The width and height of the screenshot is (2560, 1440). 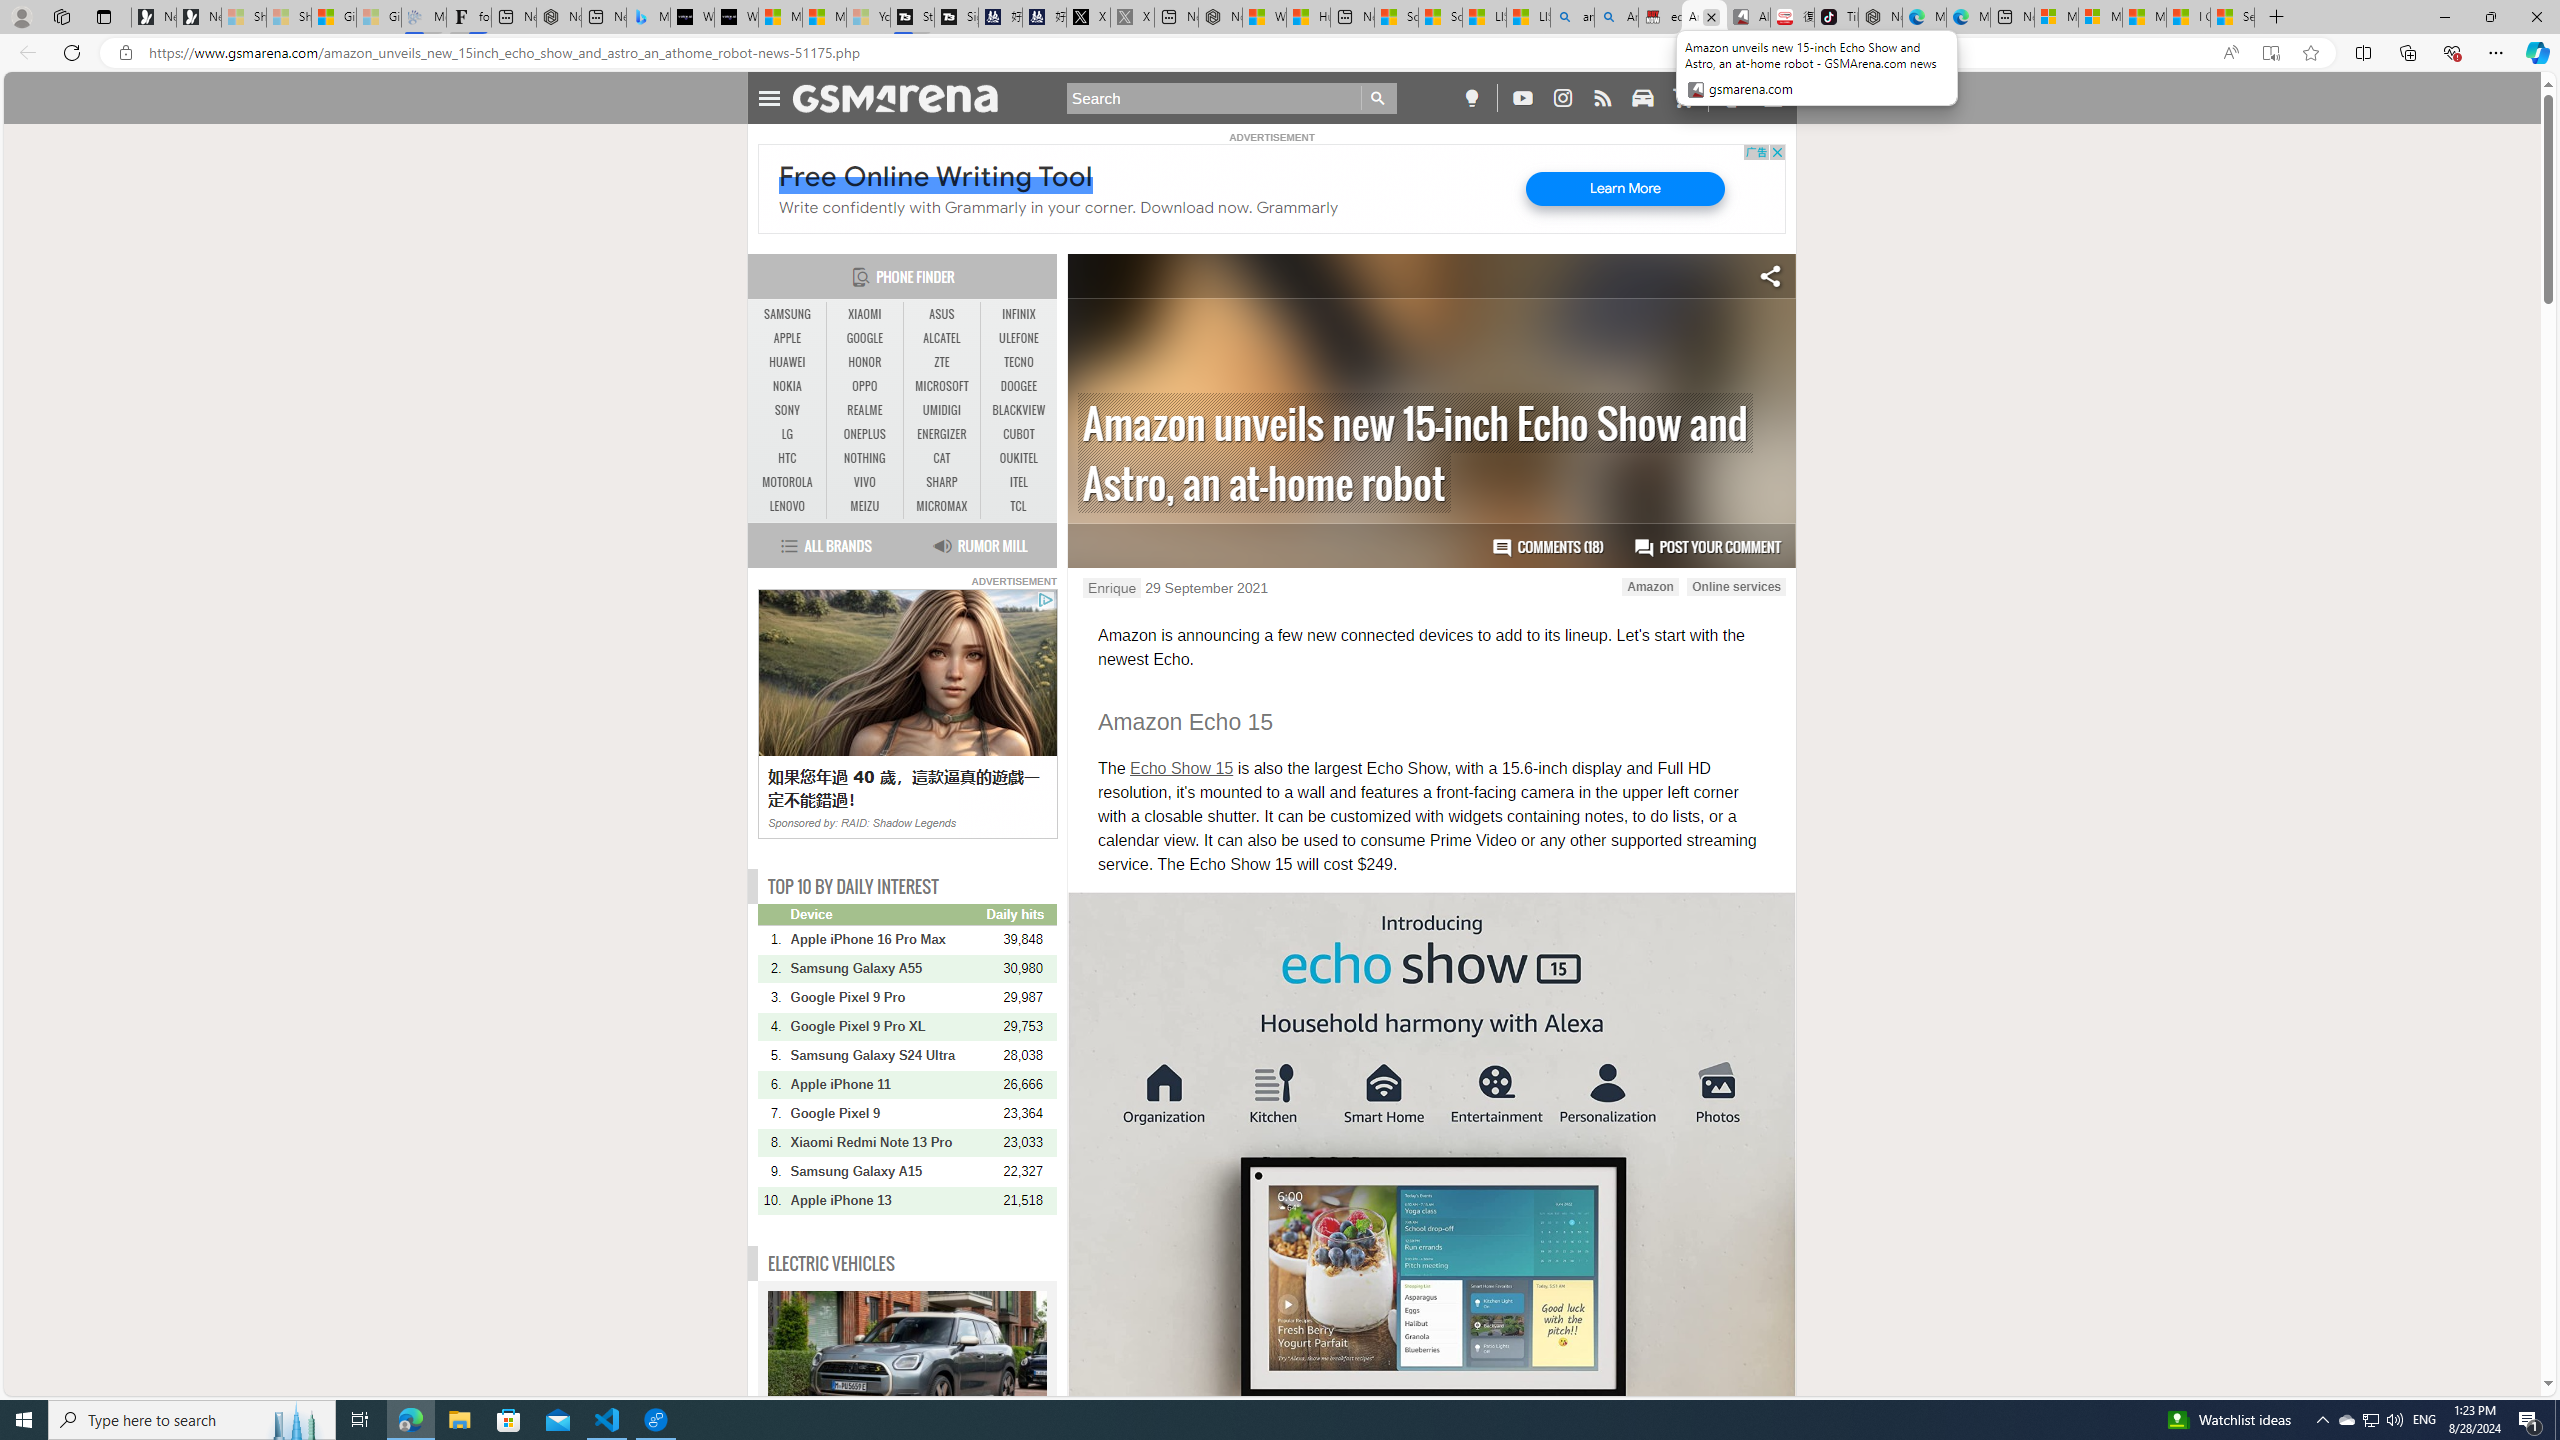 I want to click on 'LG', so click(x=787, y=433).